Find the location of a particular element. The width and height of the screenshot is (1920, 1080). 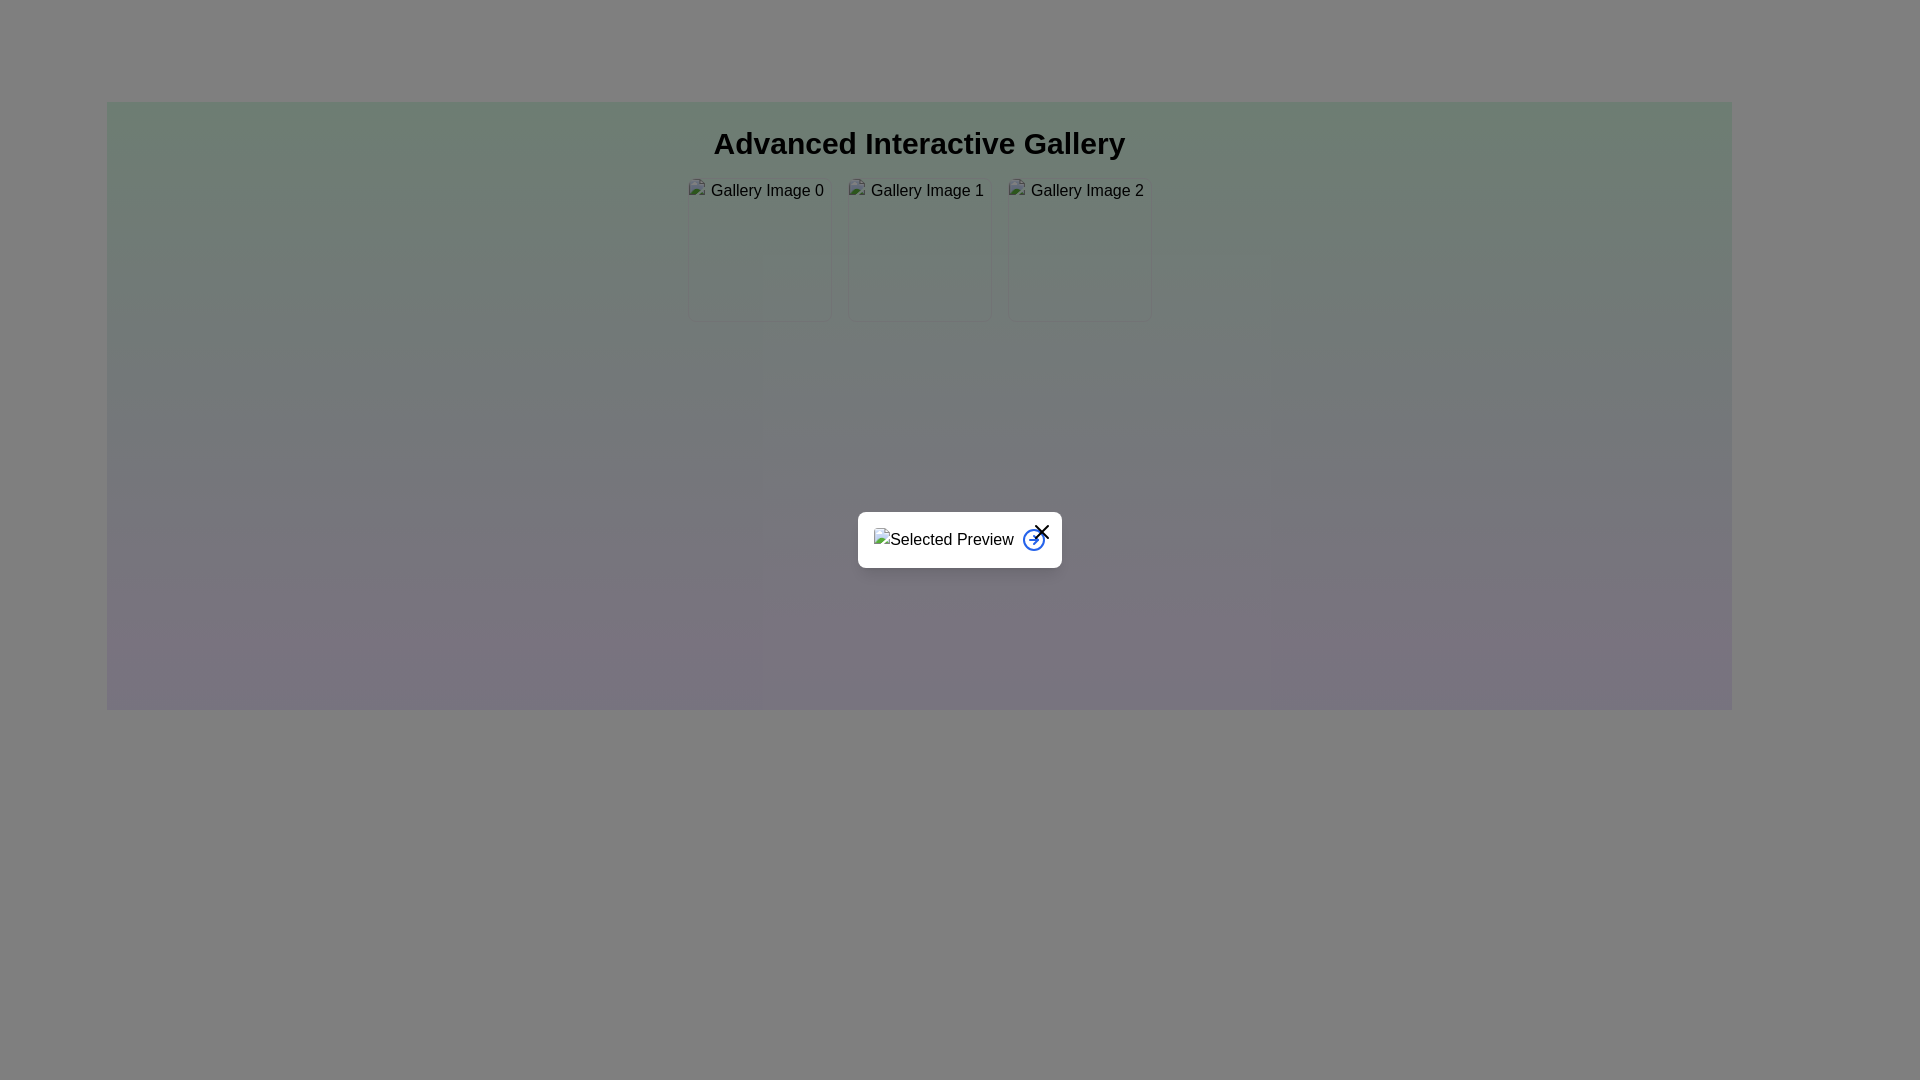

the close button located at the top-right corner of the white dialog box is located at coordinates (1040, 531).